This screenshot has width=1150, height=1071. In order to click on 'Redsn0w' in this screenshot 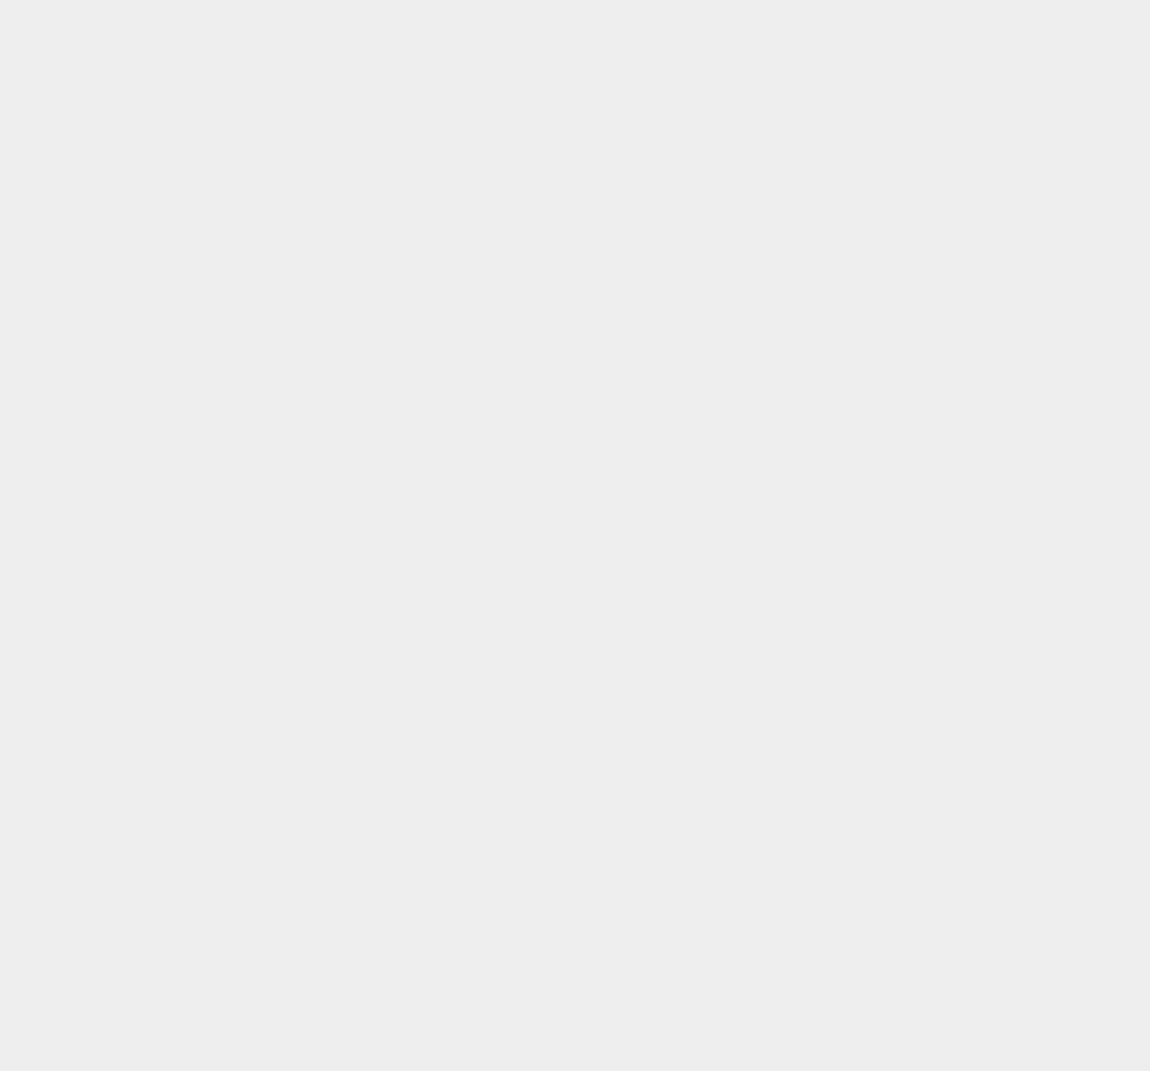, I will do `click(841, 908)`.